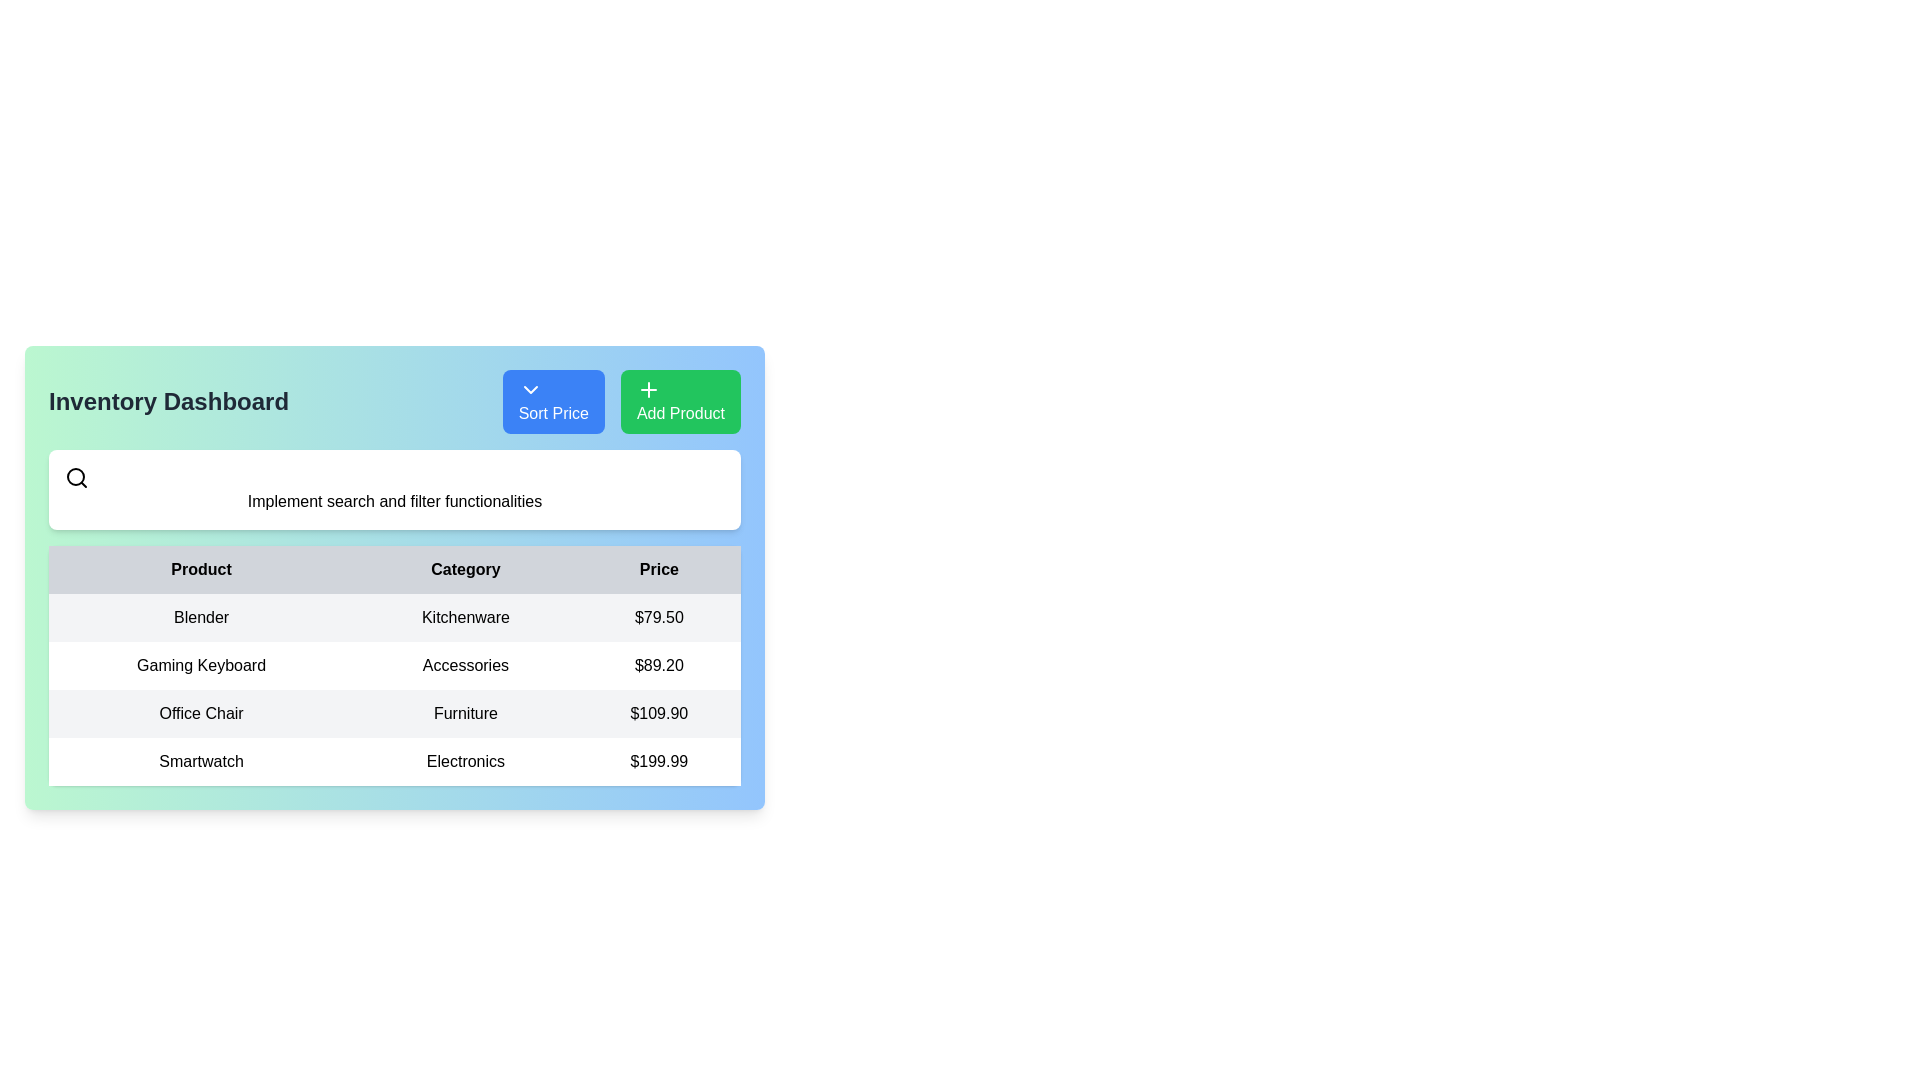  Describe the element at coordinates (659, 570) in the screenshot. I see `the Text label that serves as the column header for prices in the table, positioned as the third item after 'Product' and 'Category'` at that location.